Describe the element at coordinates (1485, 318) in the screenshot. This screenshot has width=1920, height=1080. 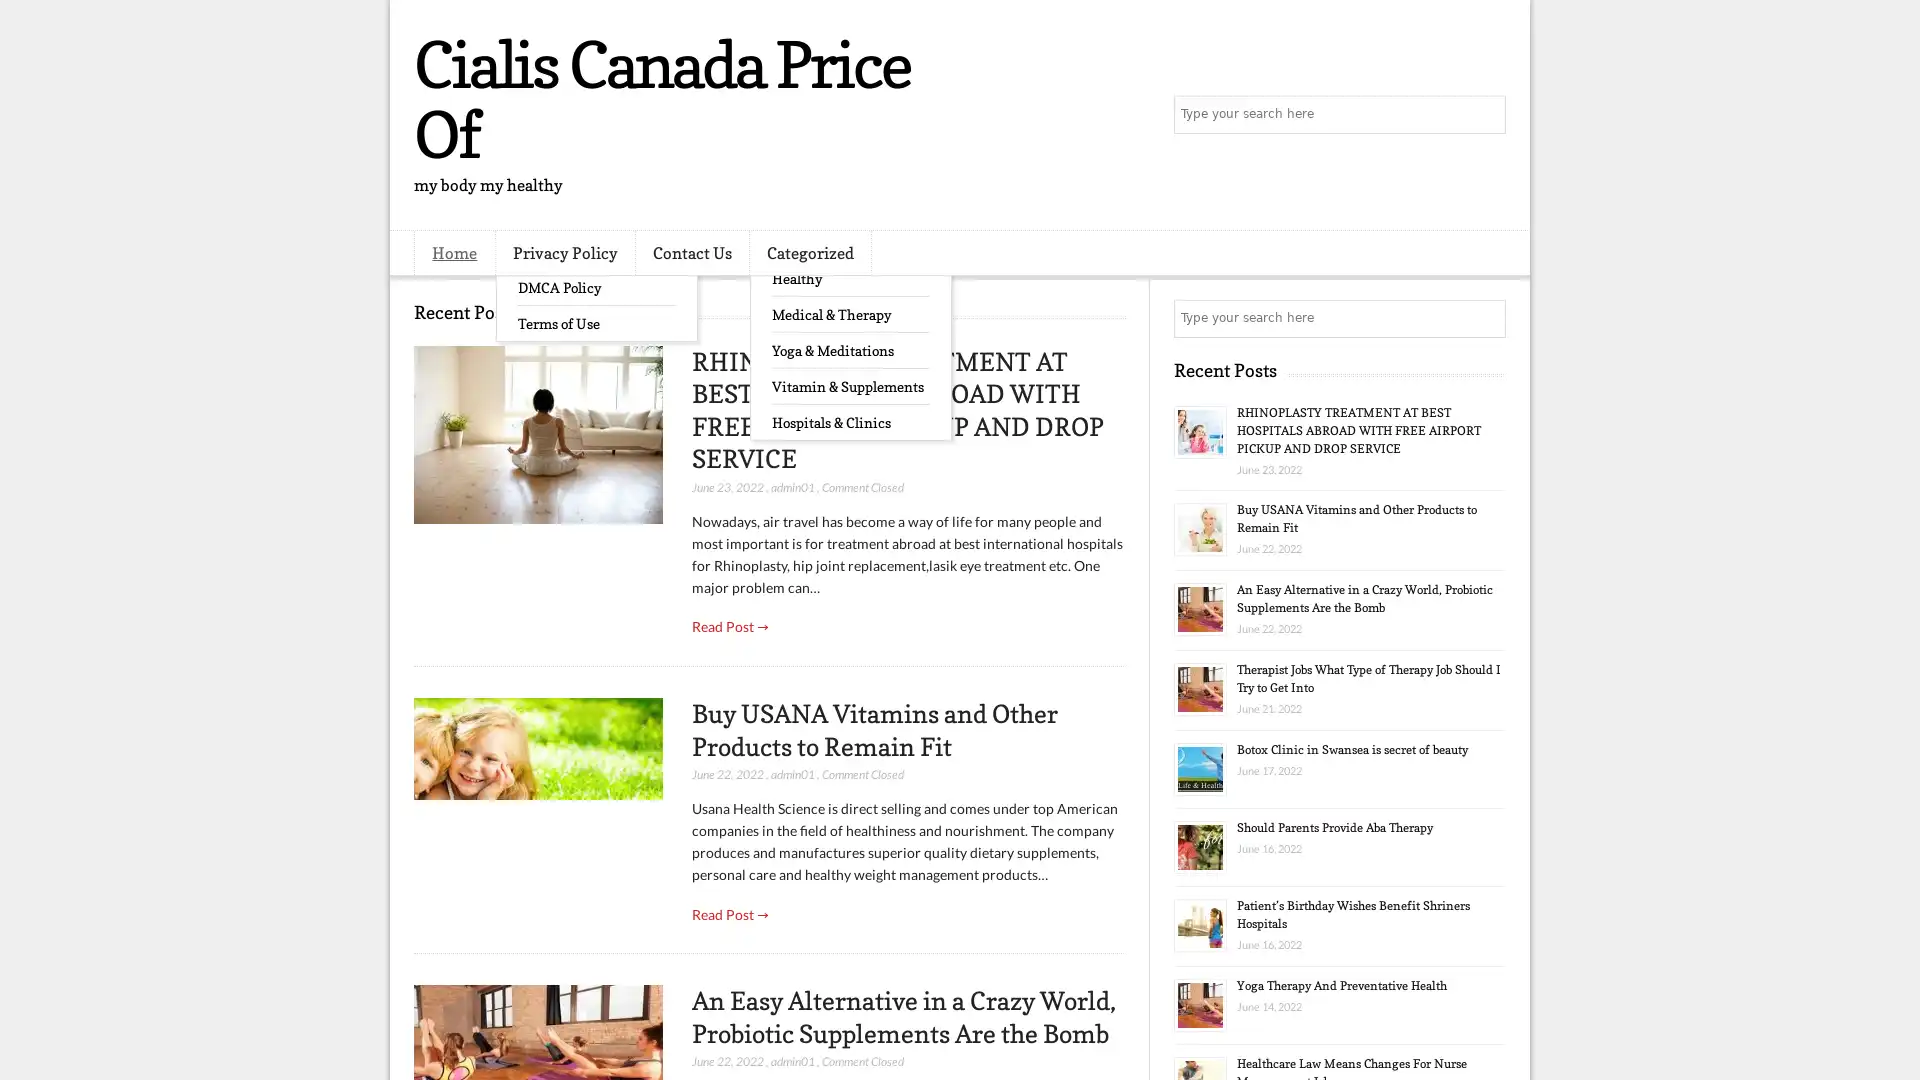
I see `Search` at that location.